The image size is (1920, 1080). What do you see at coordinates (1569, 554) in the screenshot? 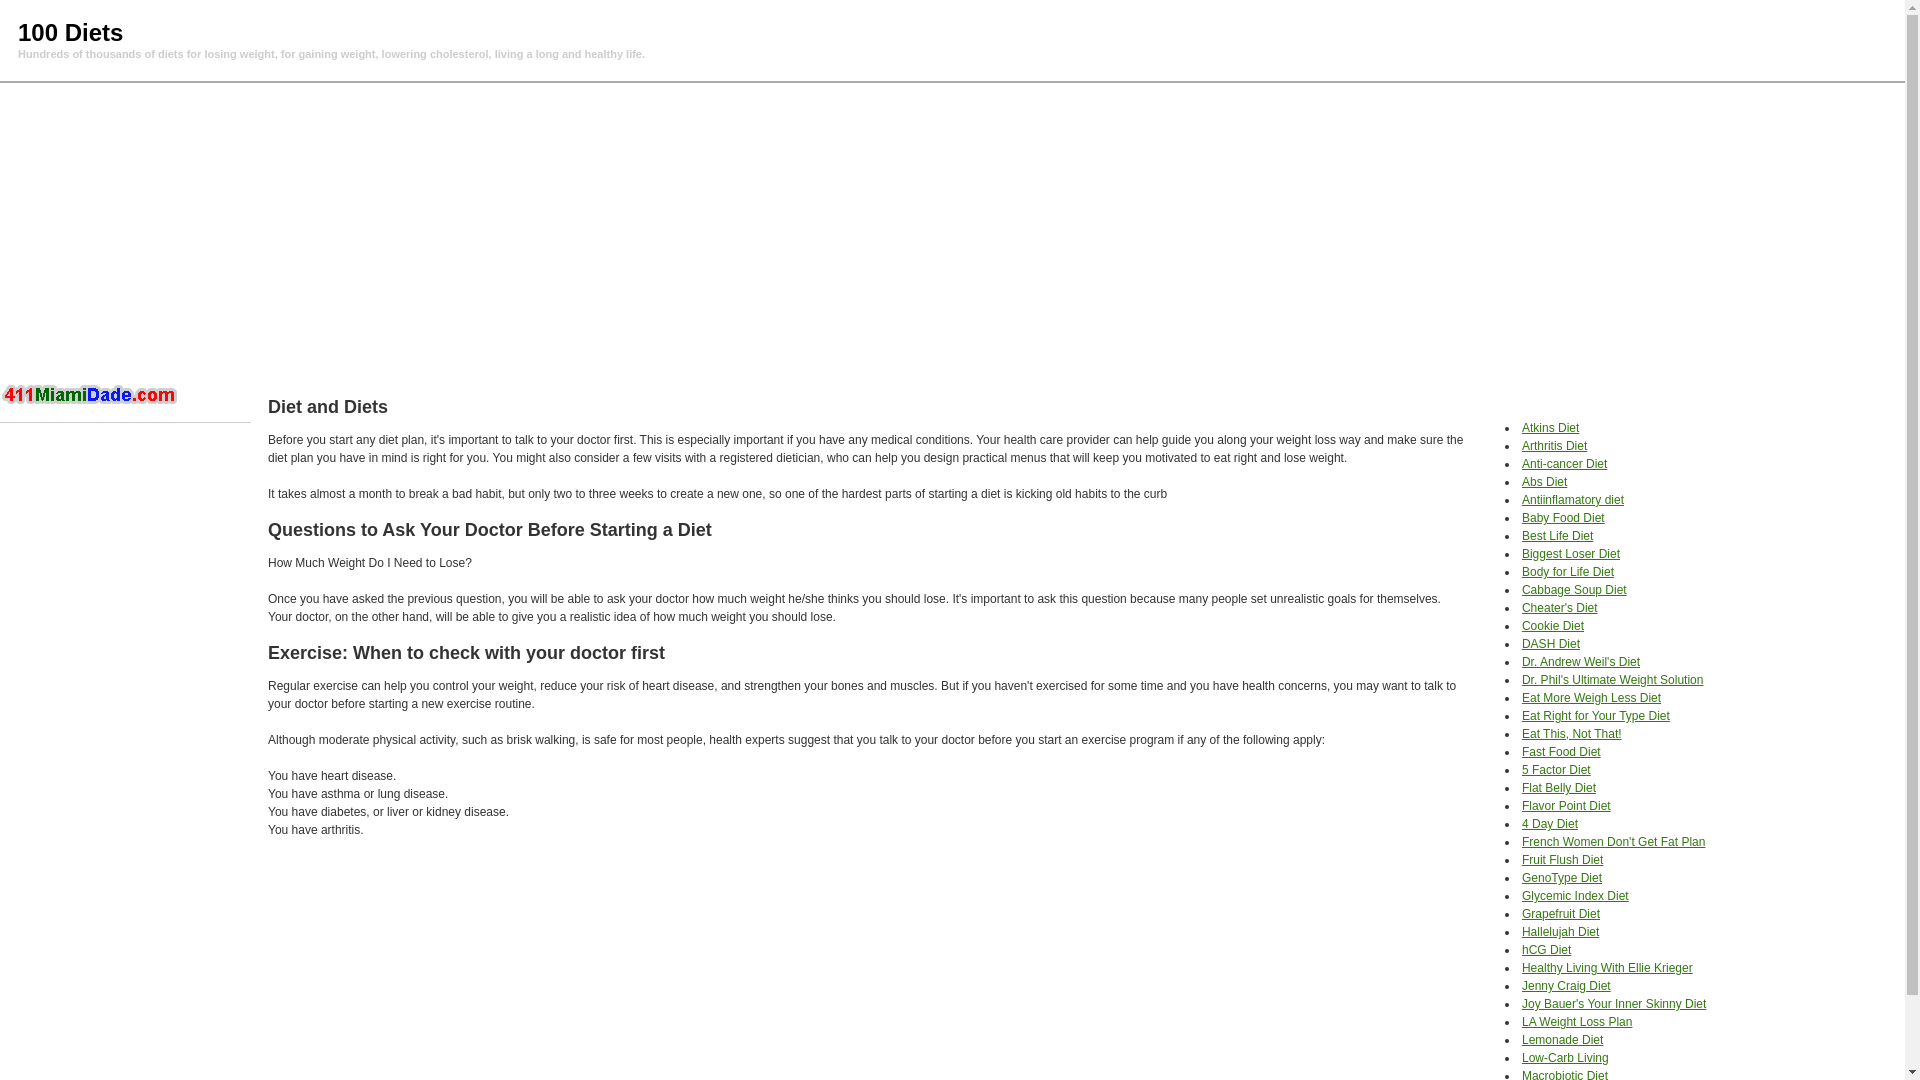
I see `'Biggest Loser Diet'` at bounding box center [1569, 554].